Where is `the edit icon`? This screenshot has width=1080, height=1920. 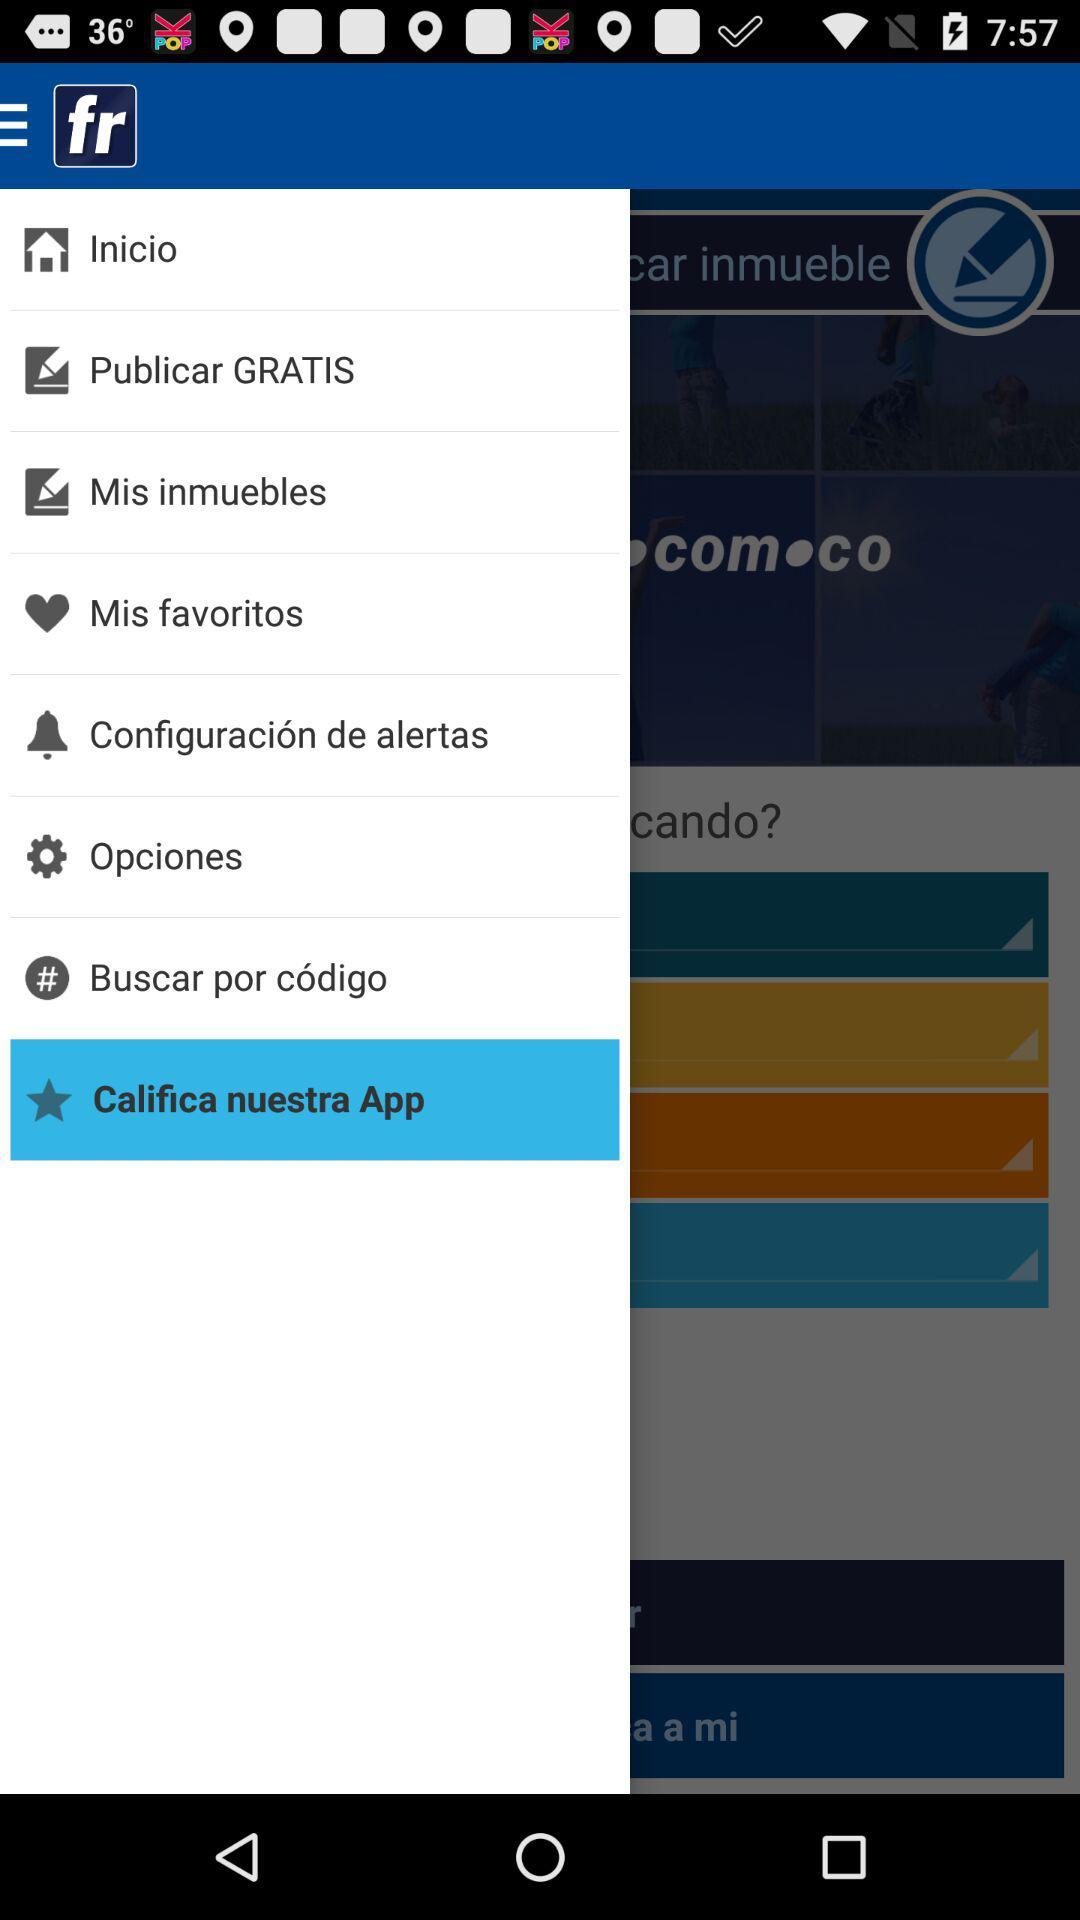 the edit icon is located at coordinates (979, 279).